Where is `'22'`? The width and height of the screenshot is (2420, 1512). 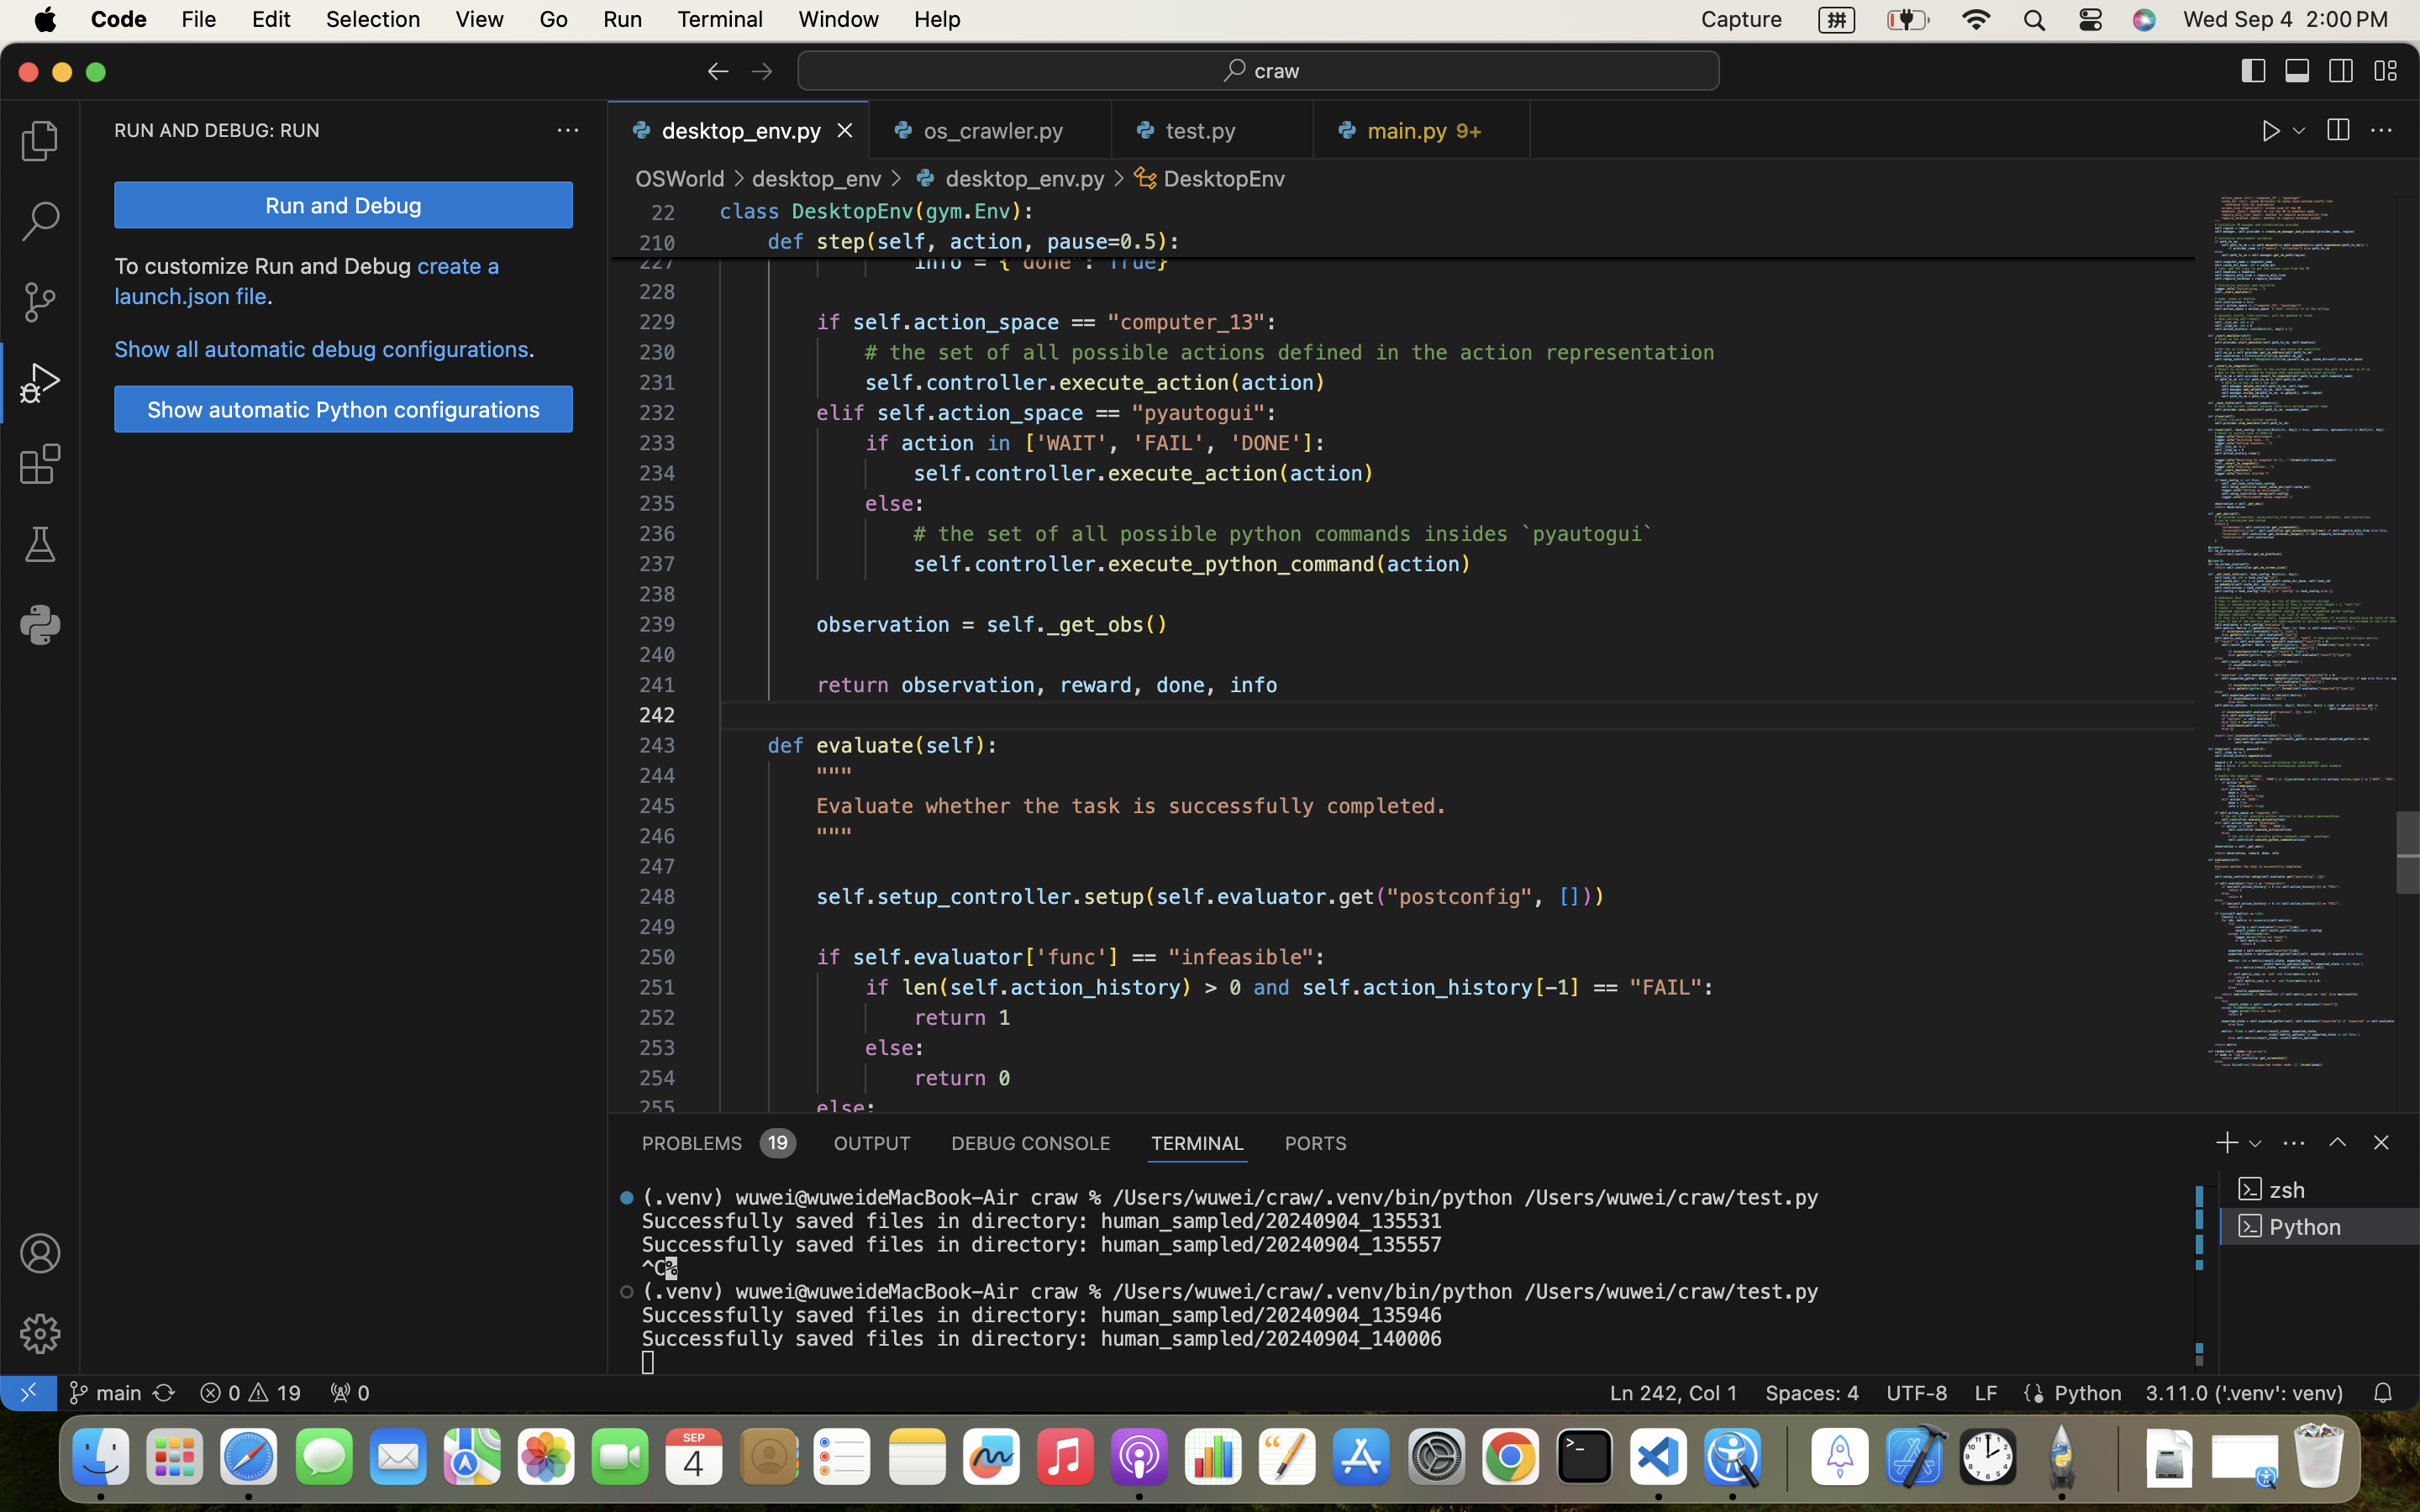 '22' is located at coordinates (662, 212).